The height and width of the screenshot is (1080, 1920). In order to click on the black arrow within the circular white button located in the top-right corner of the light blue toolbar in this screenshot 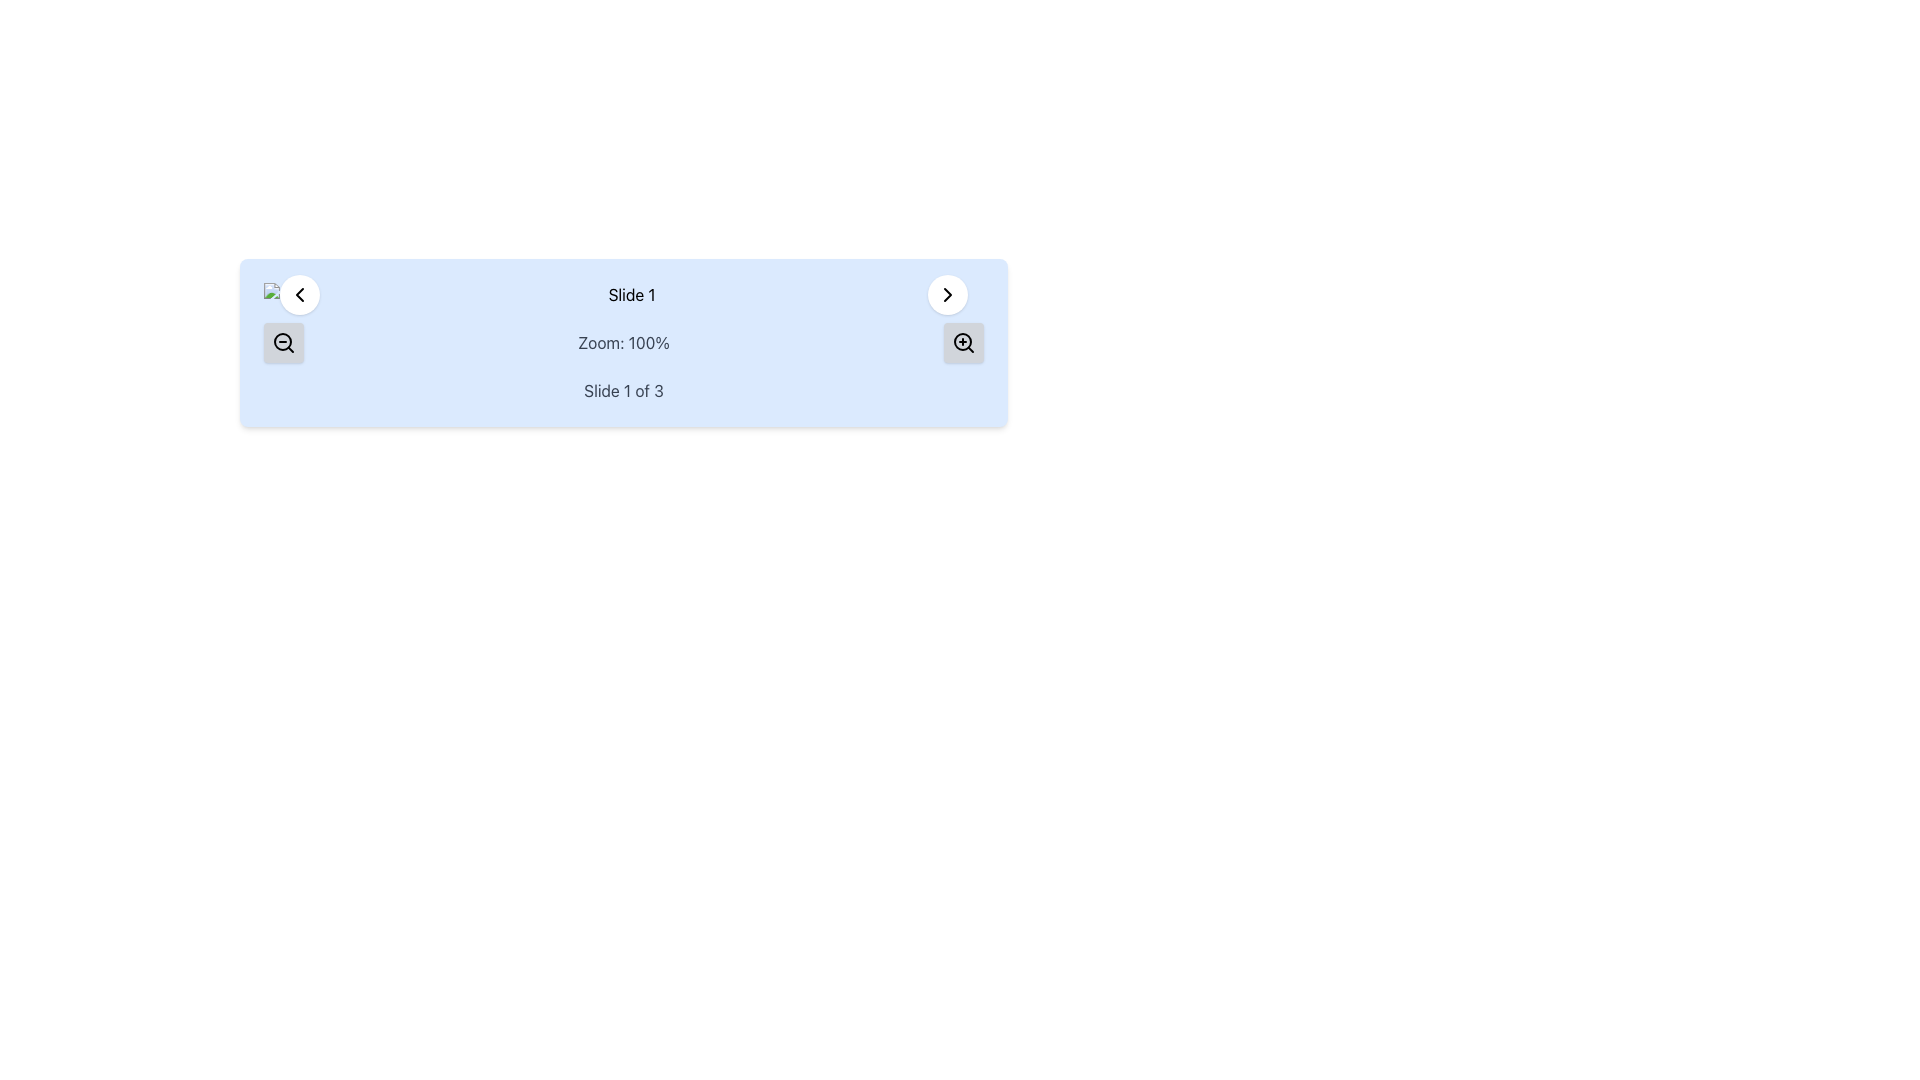, I will do `click(947, 294)`.